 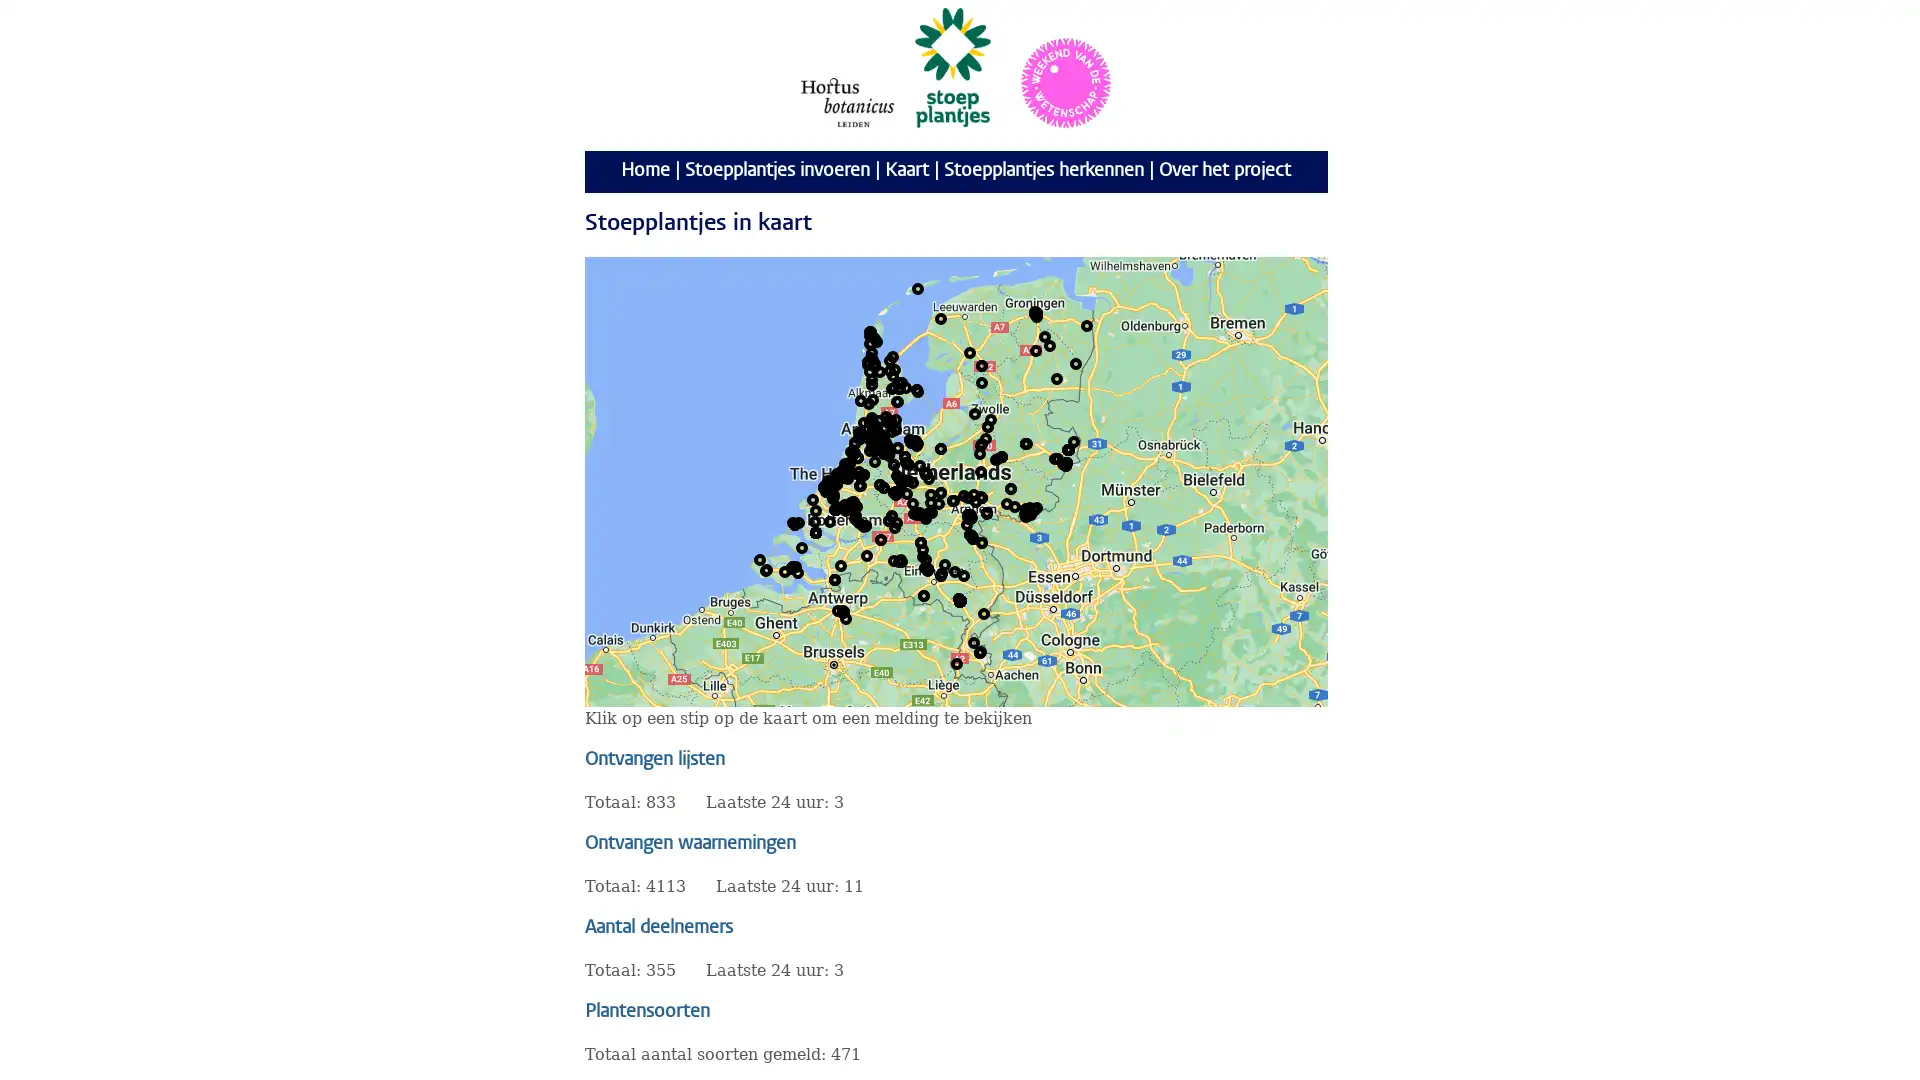 I want to click on Telling van Bas op 18 juni 2022, so click(x=968, y=515).